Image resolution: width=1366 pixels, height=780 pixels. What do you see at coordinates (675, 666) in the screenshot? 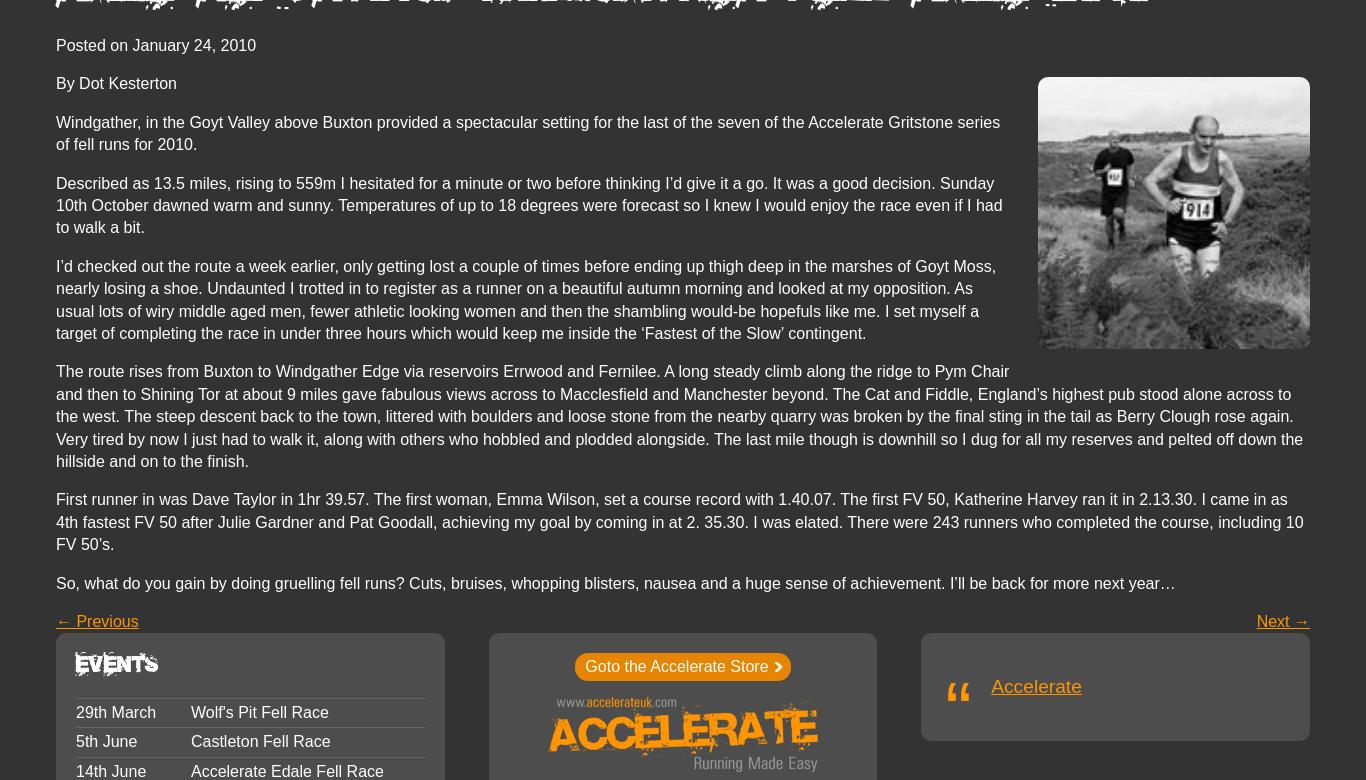
I see `'Goto the Accelerate Store'` at bounding box center [675, 666].